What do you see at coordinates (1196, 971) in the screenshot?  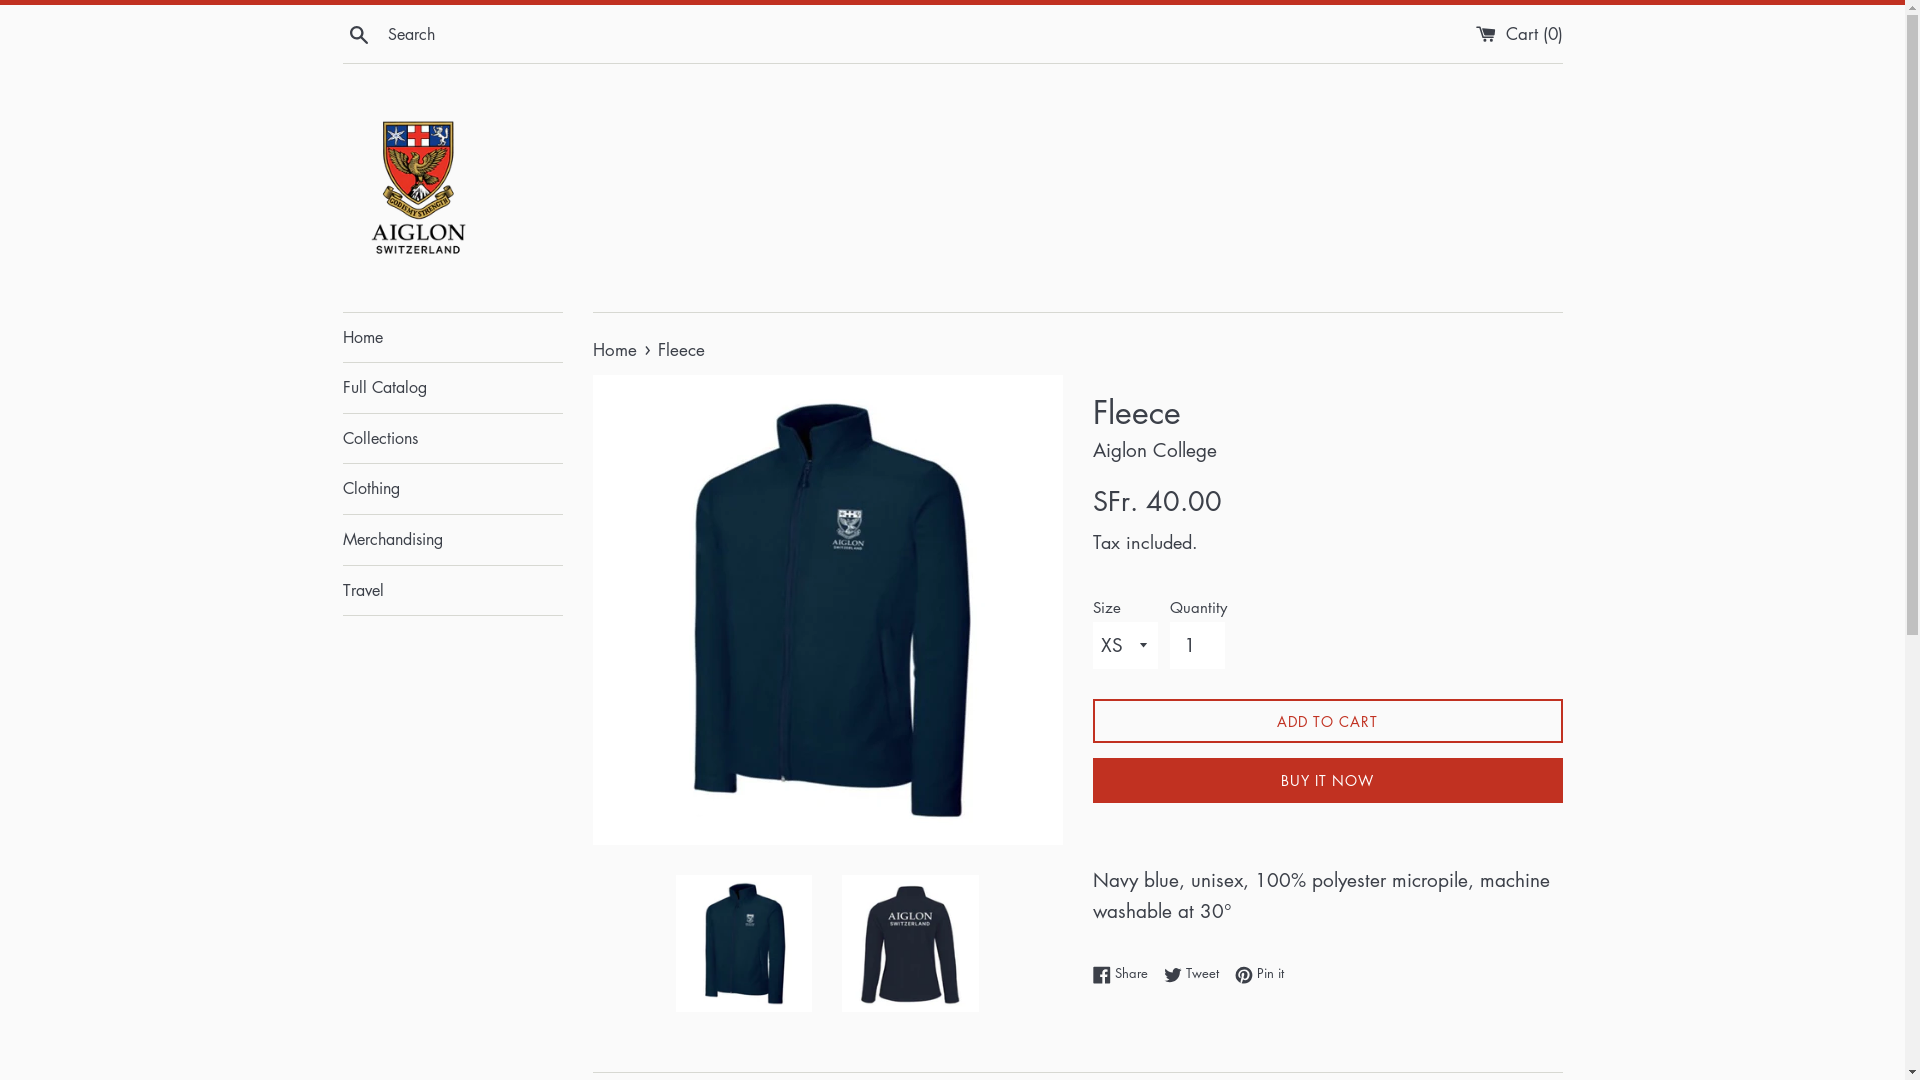 I see `'Tweet` at bounding box center [1196, 971].